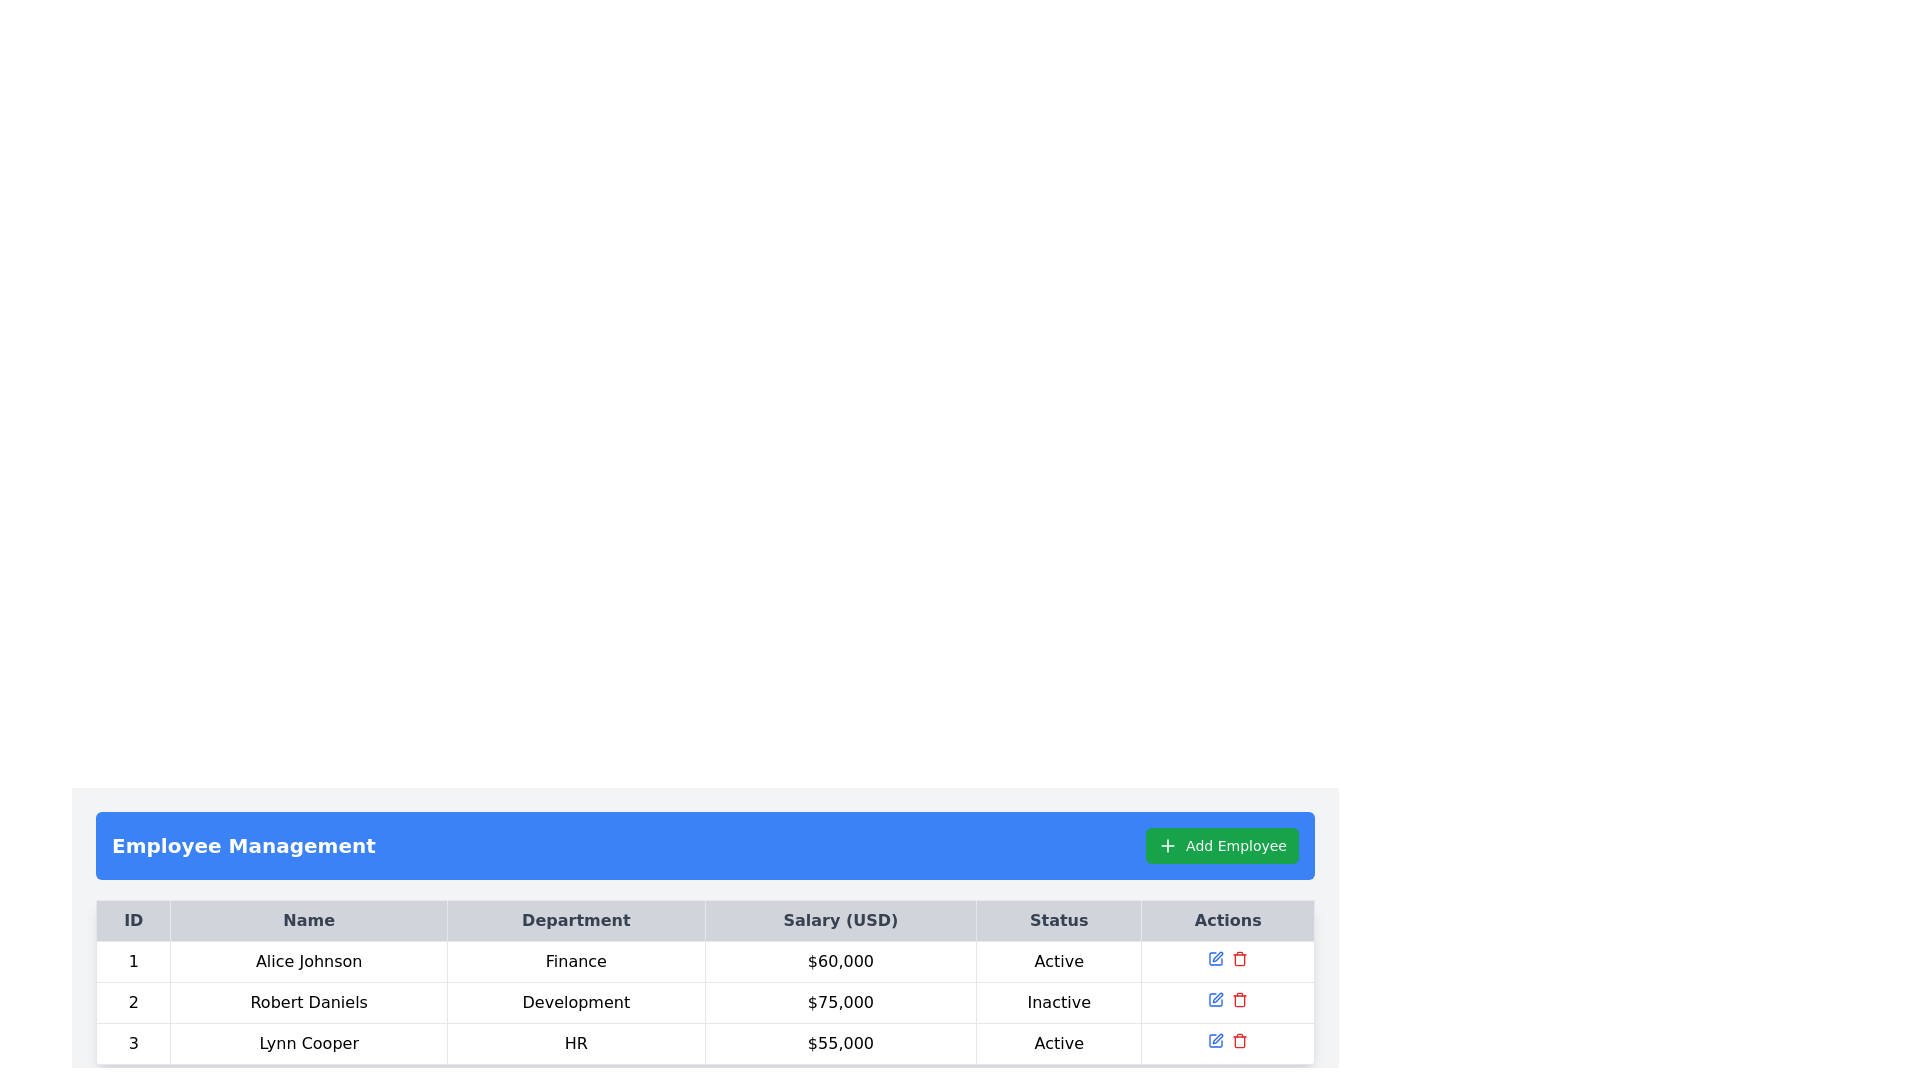 This screenshot has height=1080, width=1920. I want to click on the red trash icon button in the 'Actions' column of the third table row, so click(1239, 958).